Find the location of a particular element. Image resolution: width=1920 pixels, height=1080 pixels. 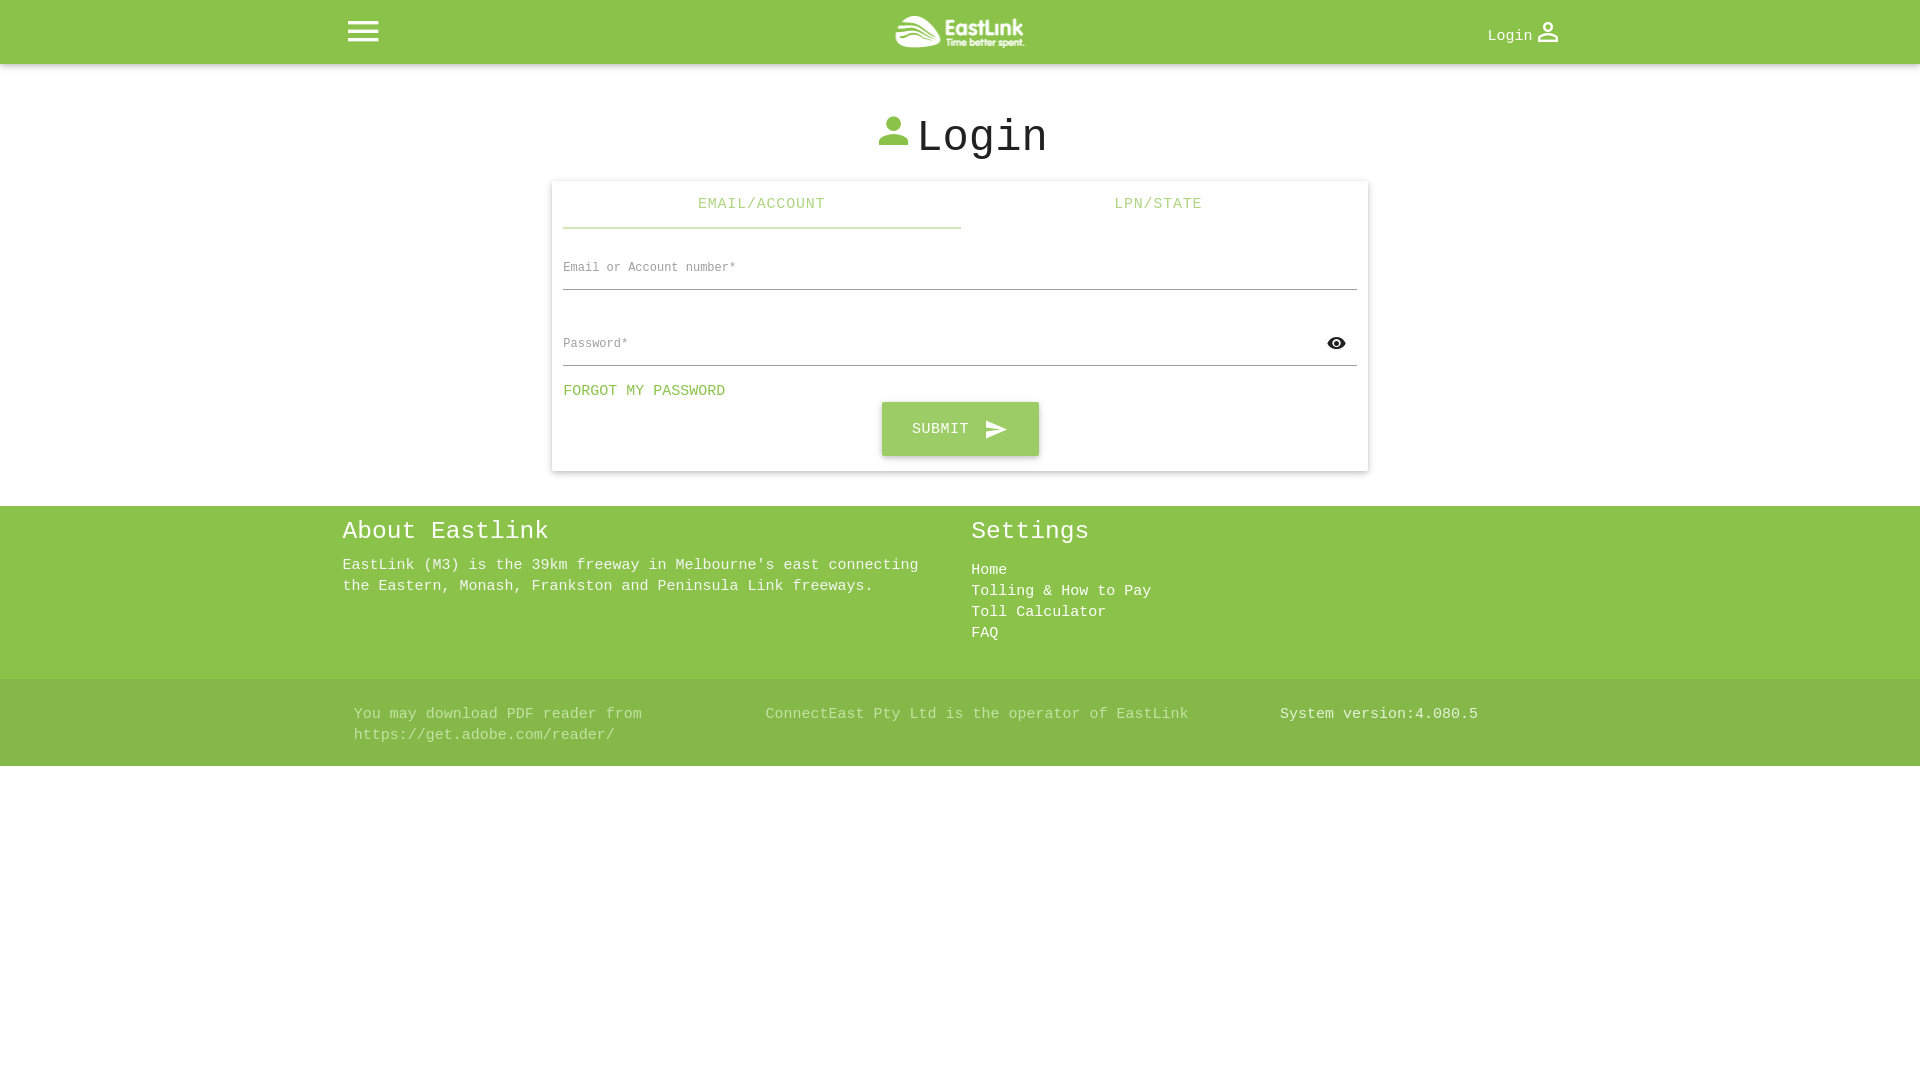

'EMAIL/ACCOUNT' is located at coordinates (760, 204).